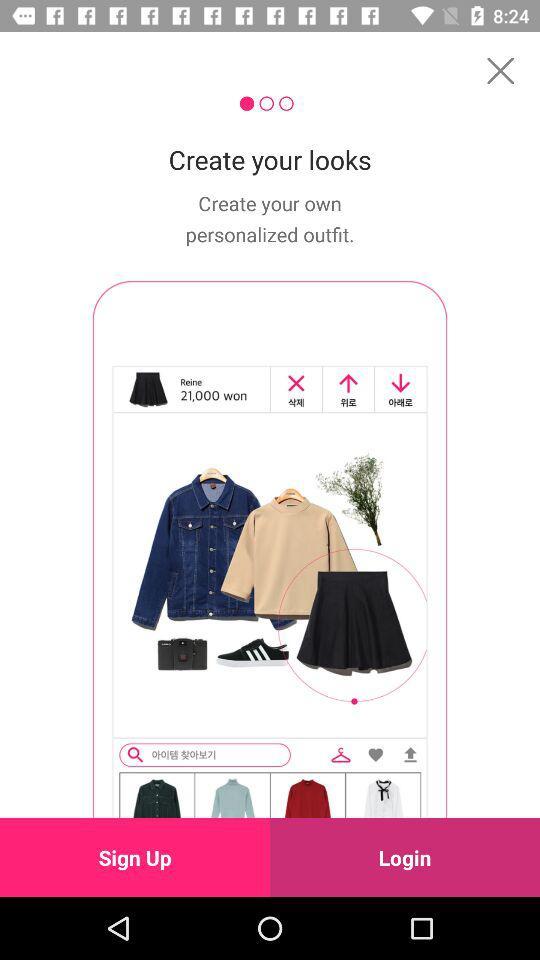 The image size is (540, 960). Describe the element at coordinates (405, 856) in the screenshot. I see `the login icon` at that location.